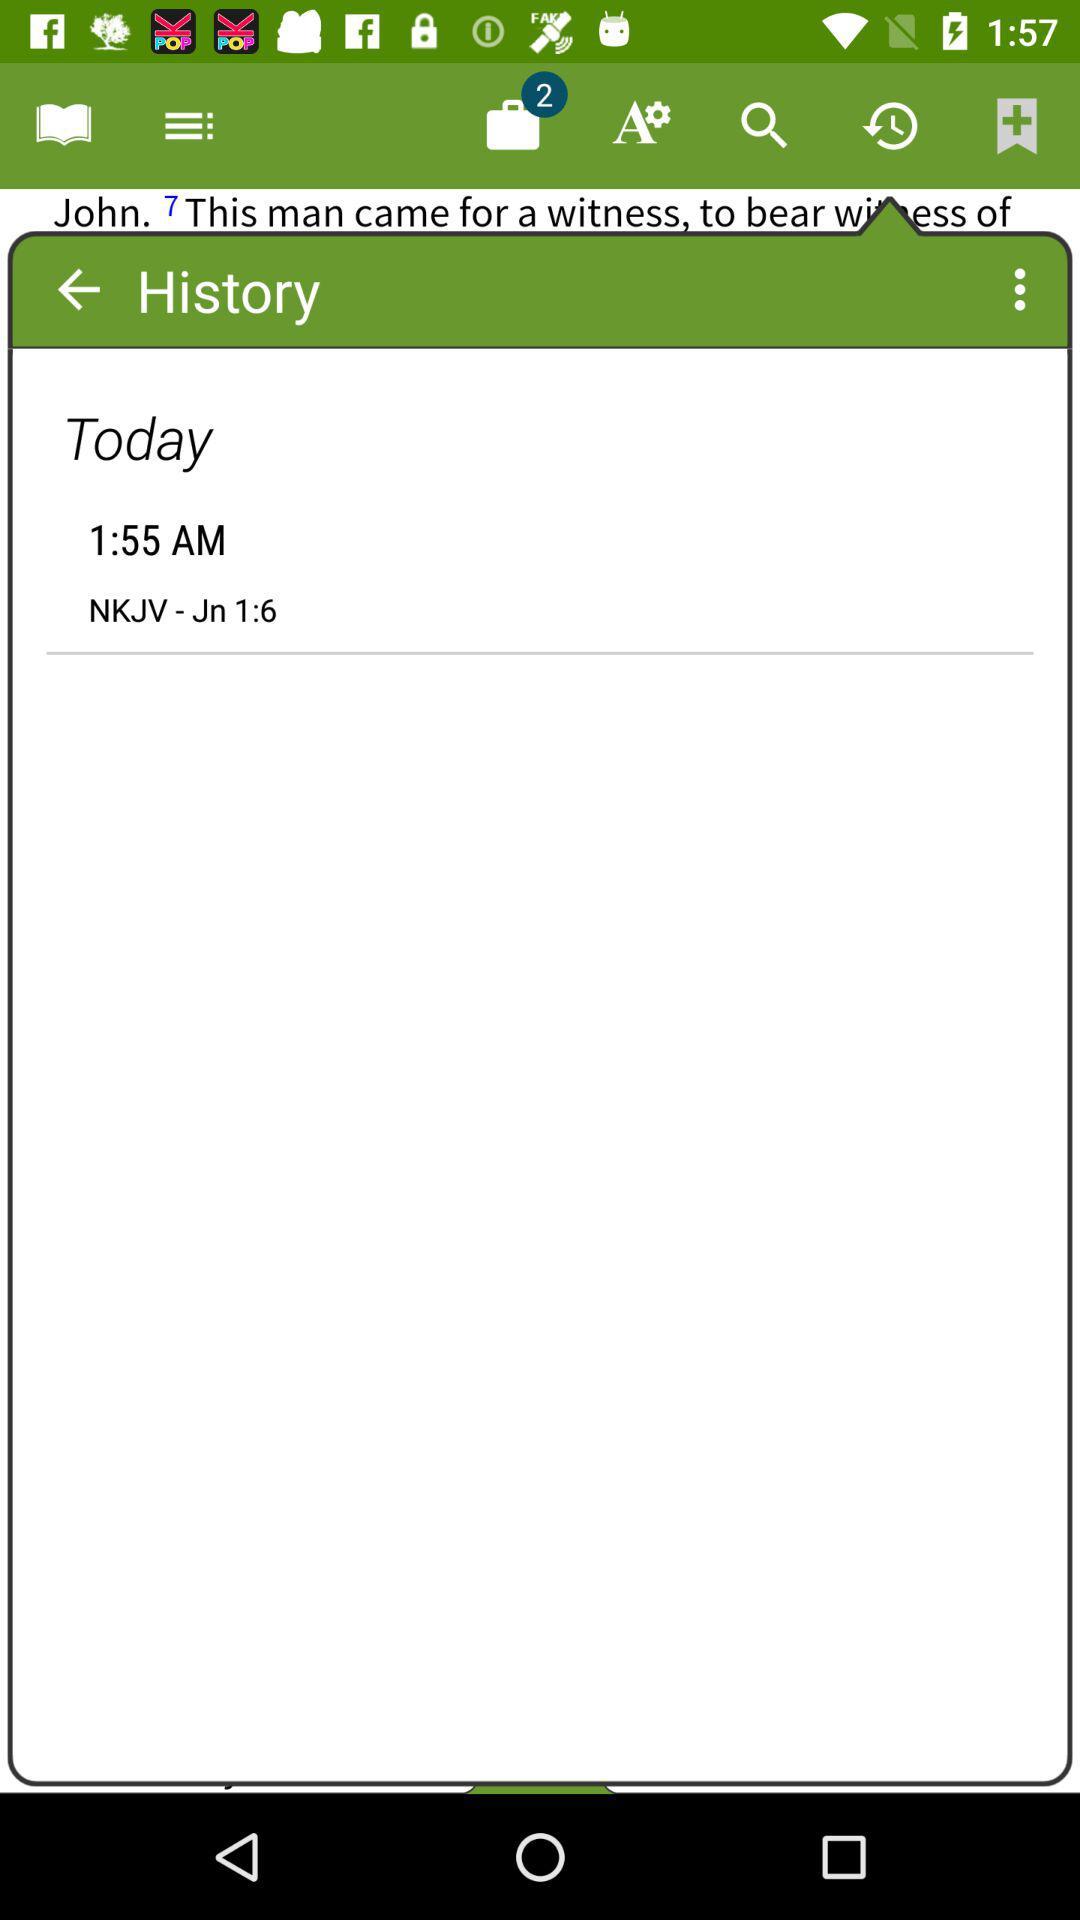 This screenshot has height=1920, width=1080. I want to click on the icon in which blue color numeric 2 is present, so click(512, 124).